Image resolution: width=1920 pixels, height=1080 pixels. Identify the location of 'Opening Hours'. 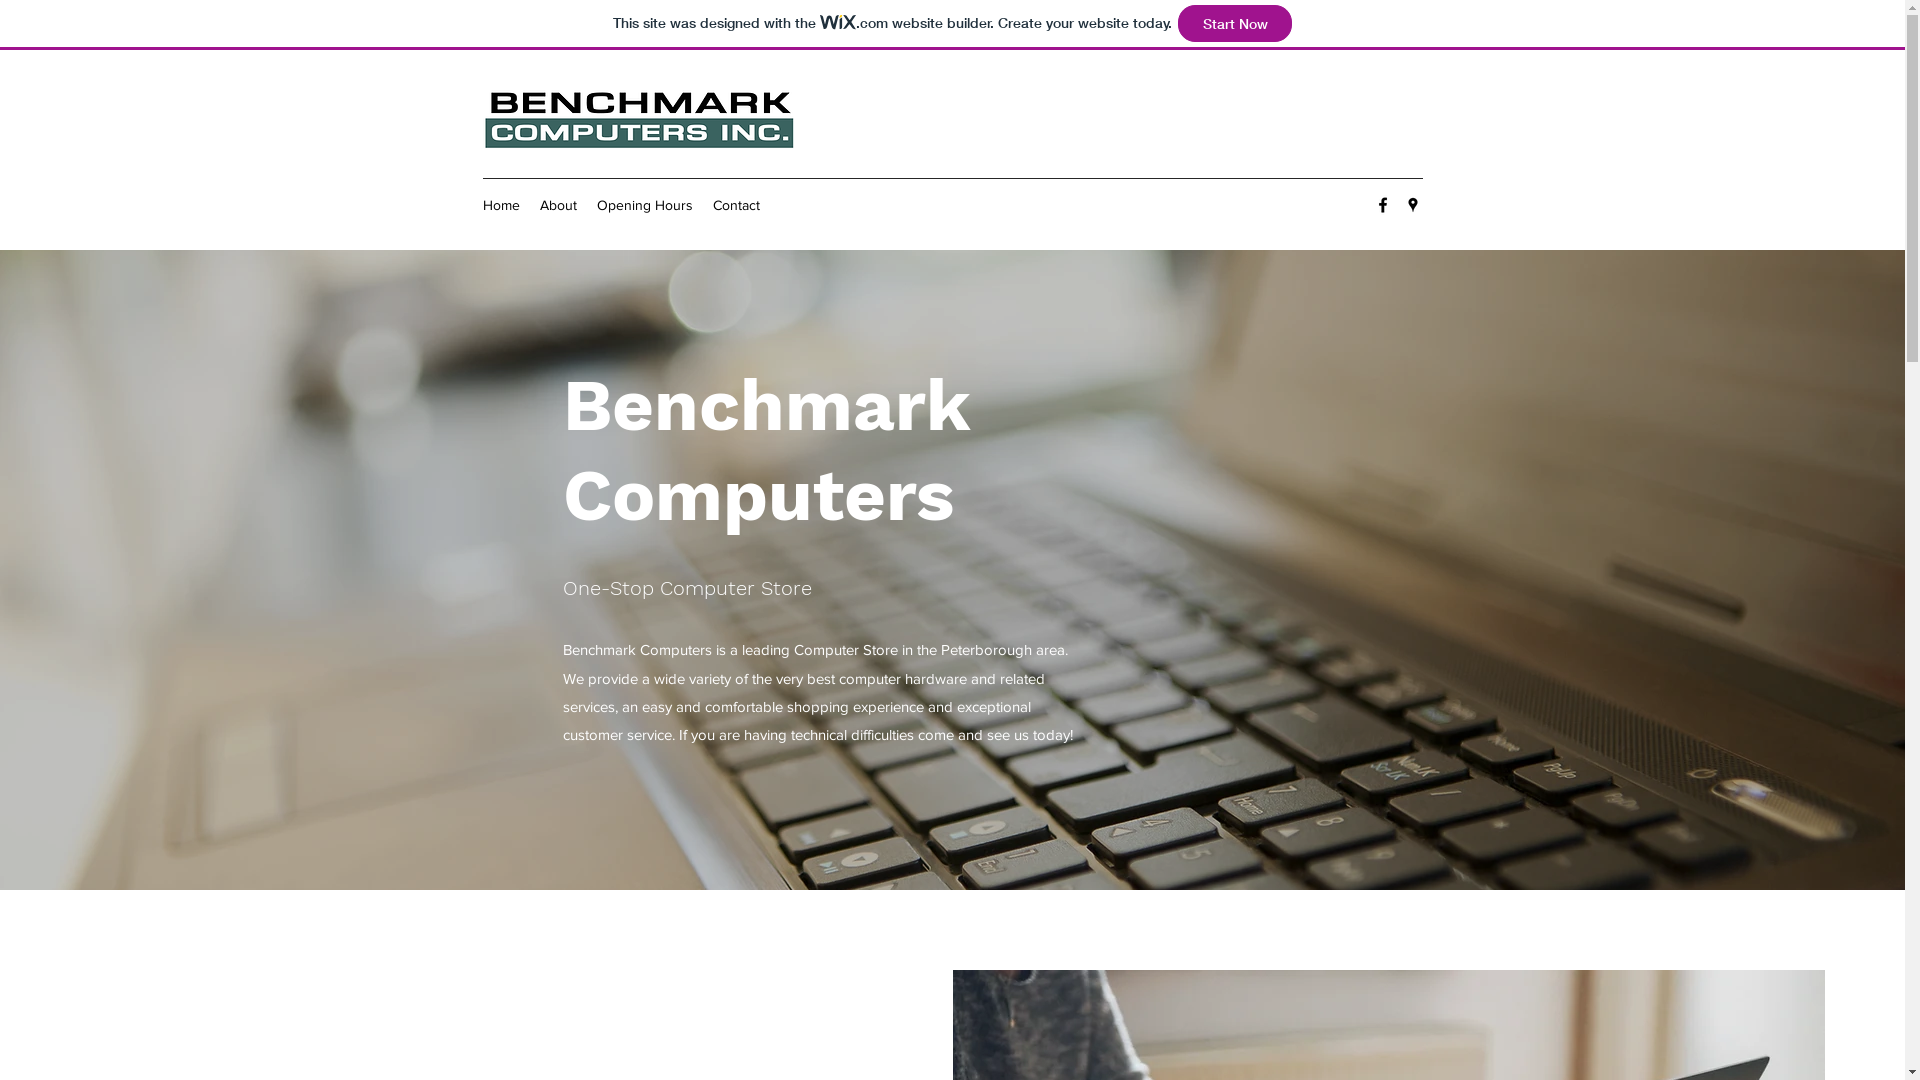
(584, 204).